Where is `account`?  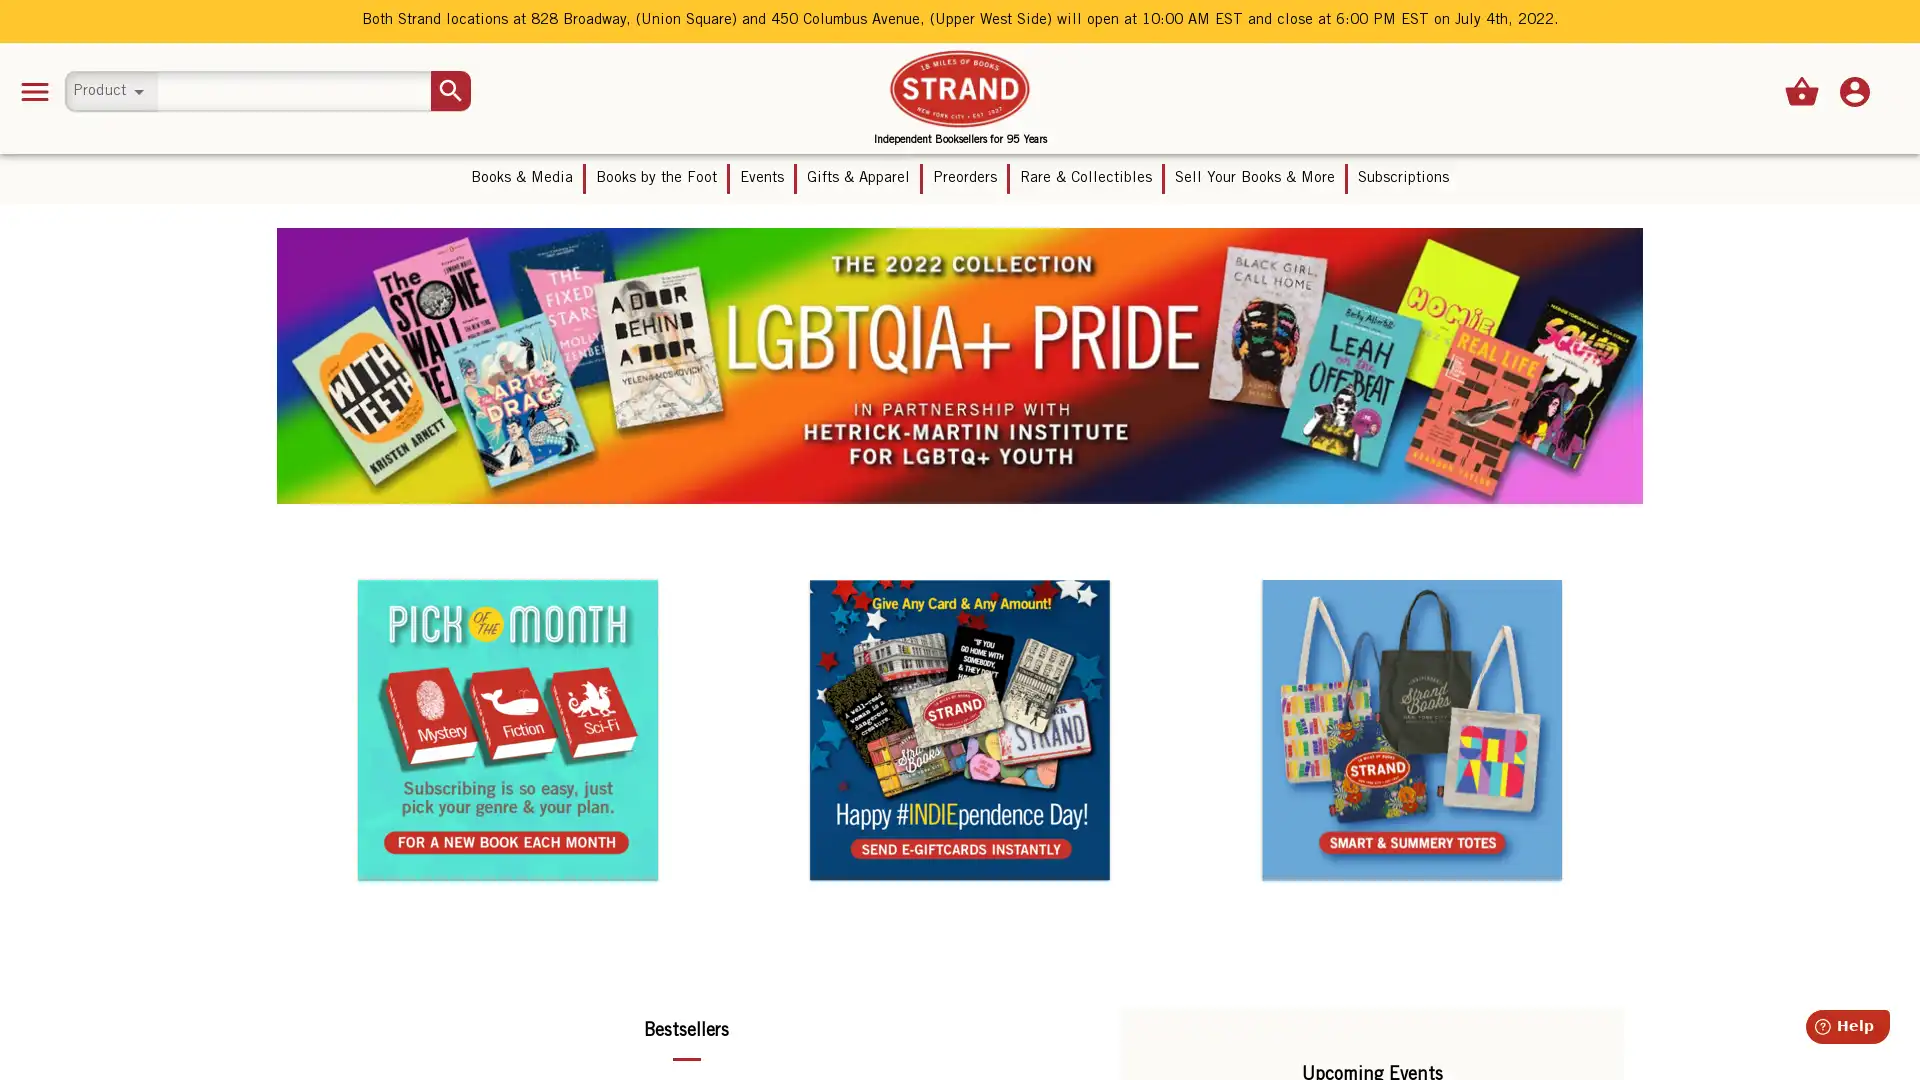 account is located at coordinates (1853, 91).